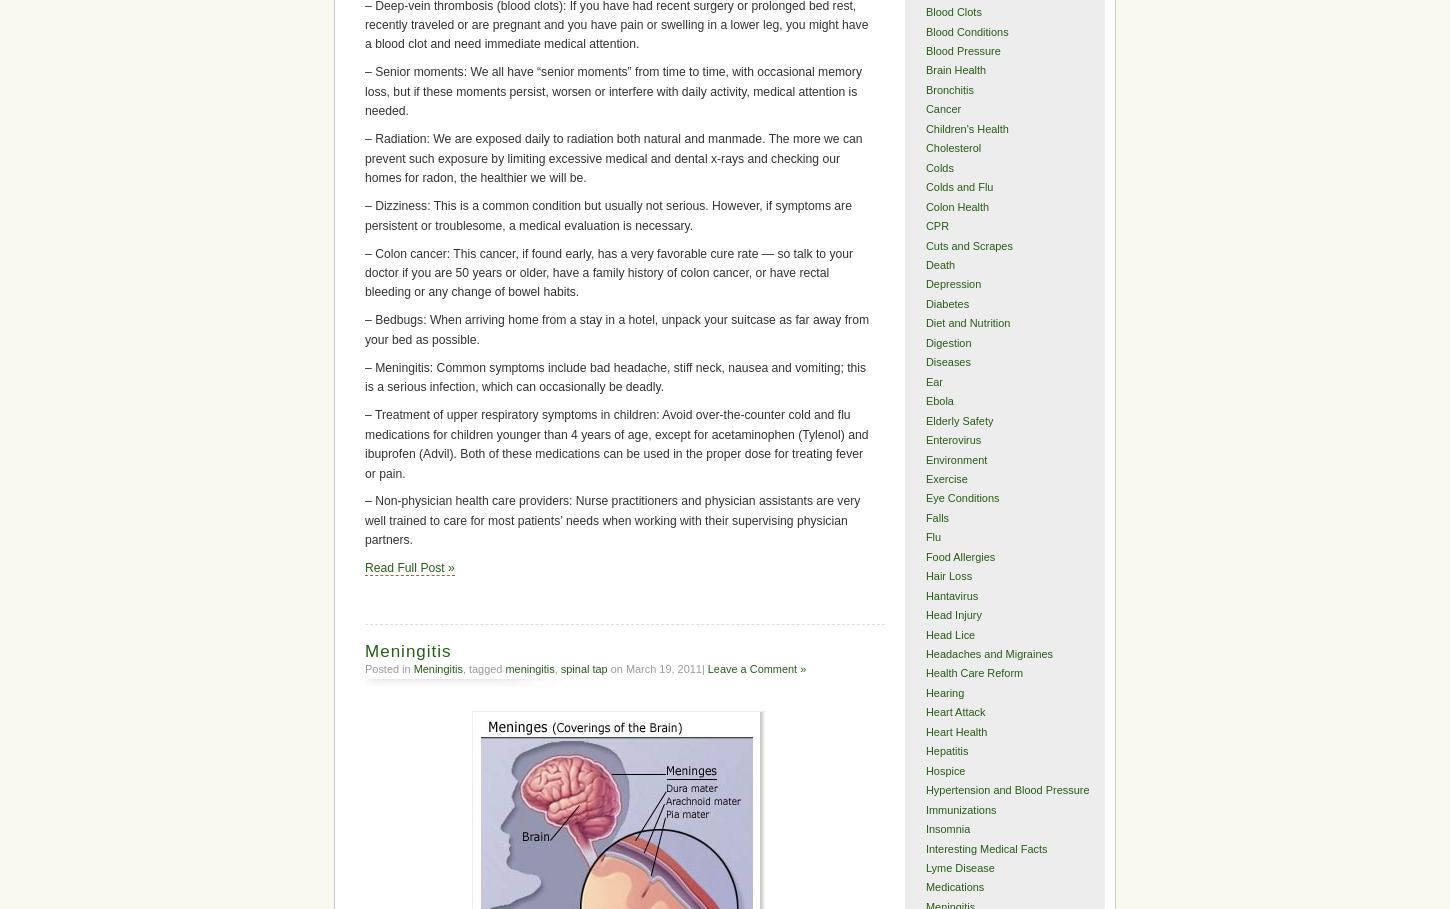 The image size is (1450, 909). I want to click on 'Colds', so click(938, 165).